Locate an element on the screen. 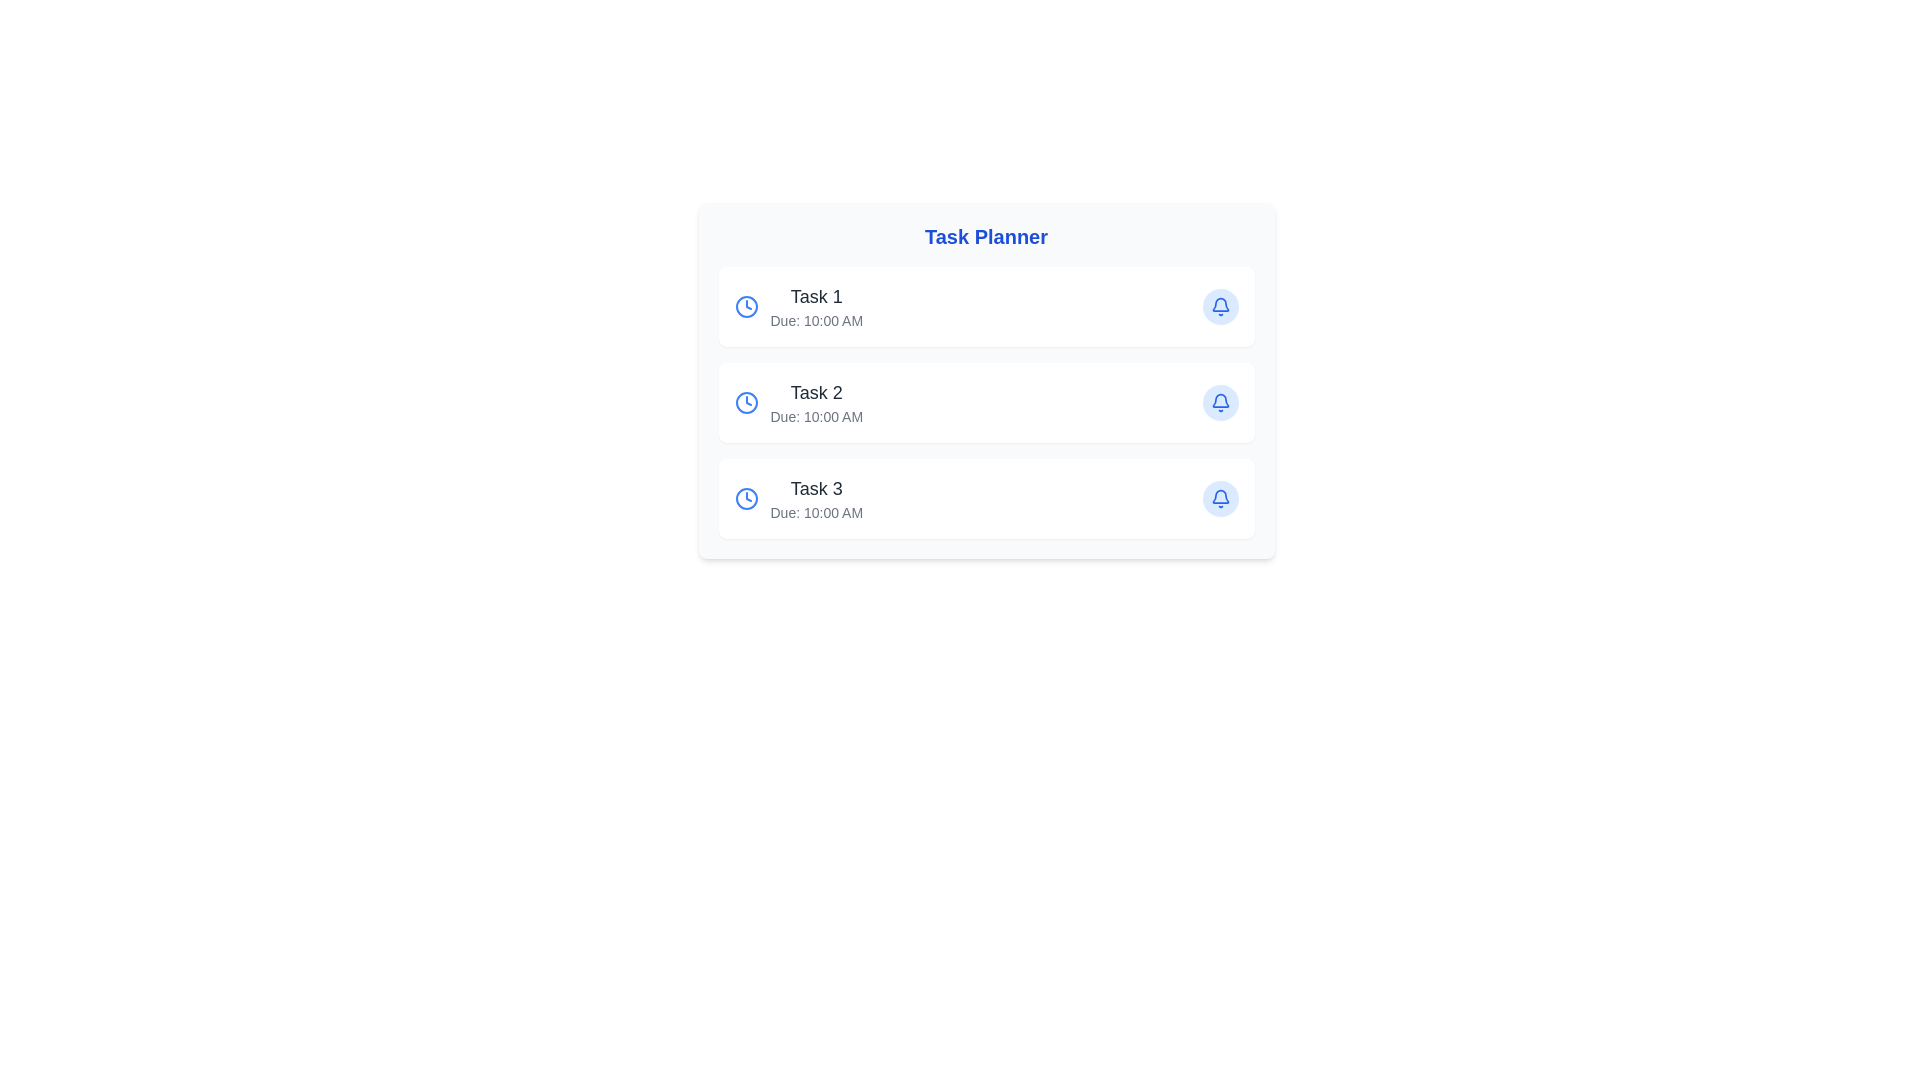  the heading text for the task item is located at coordinates (816, 393).